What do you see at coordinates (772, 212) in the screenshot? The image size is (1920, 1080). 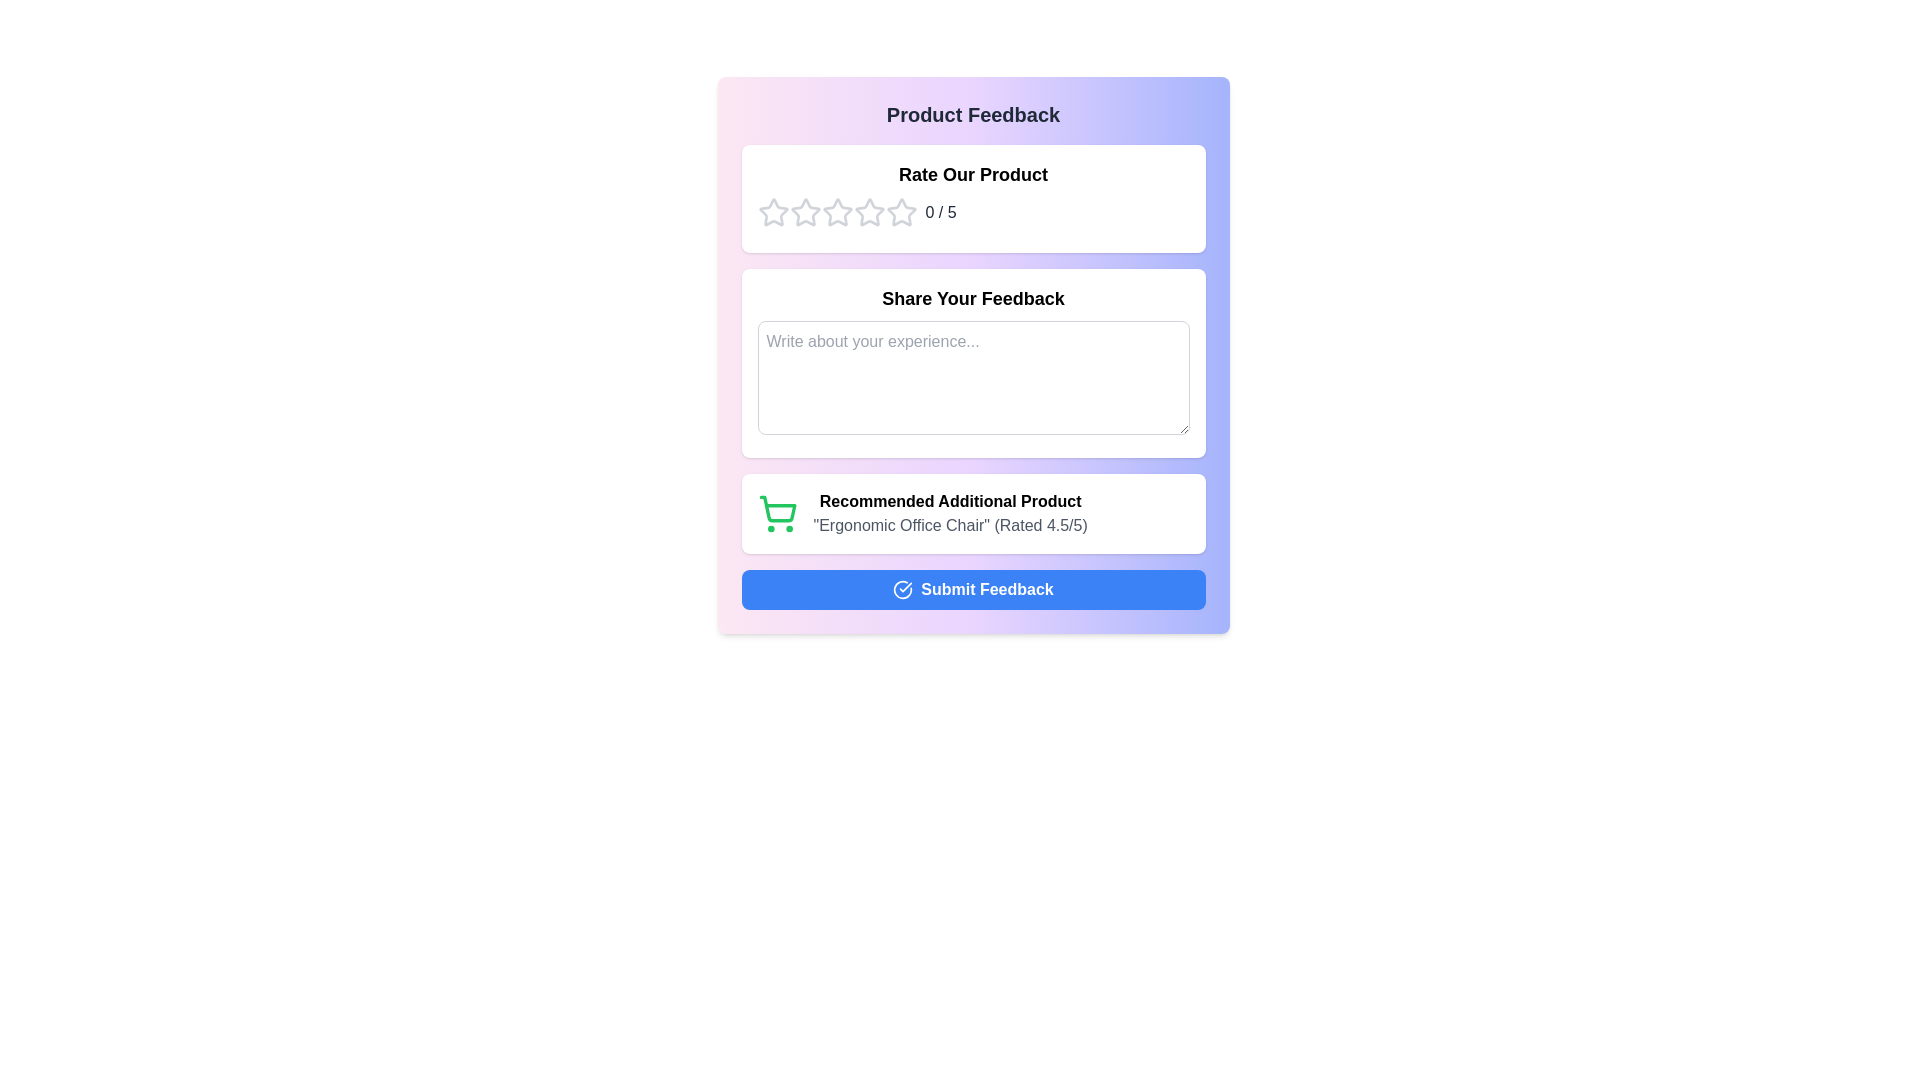 I see `the first star icon` at bounding box center [772, 212].